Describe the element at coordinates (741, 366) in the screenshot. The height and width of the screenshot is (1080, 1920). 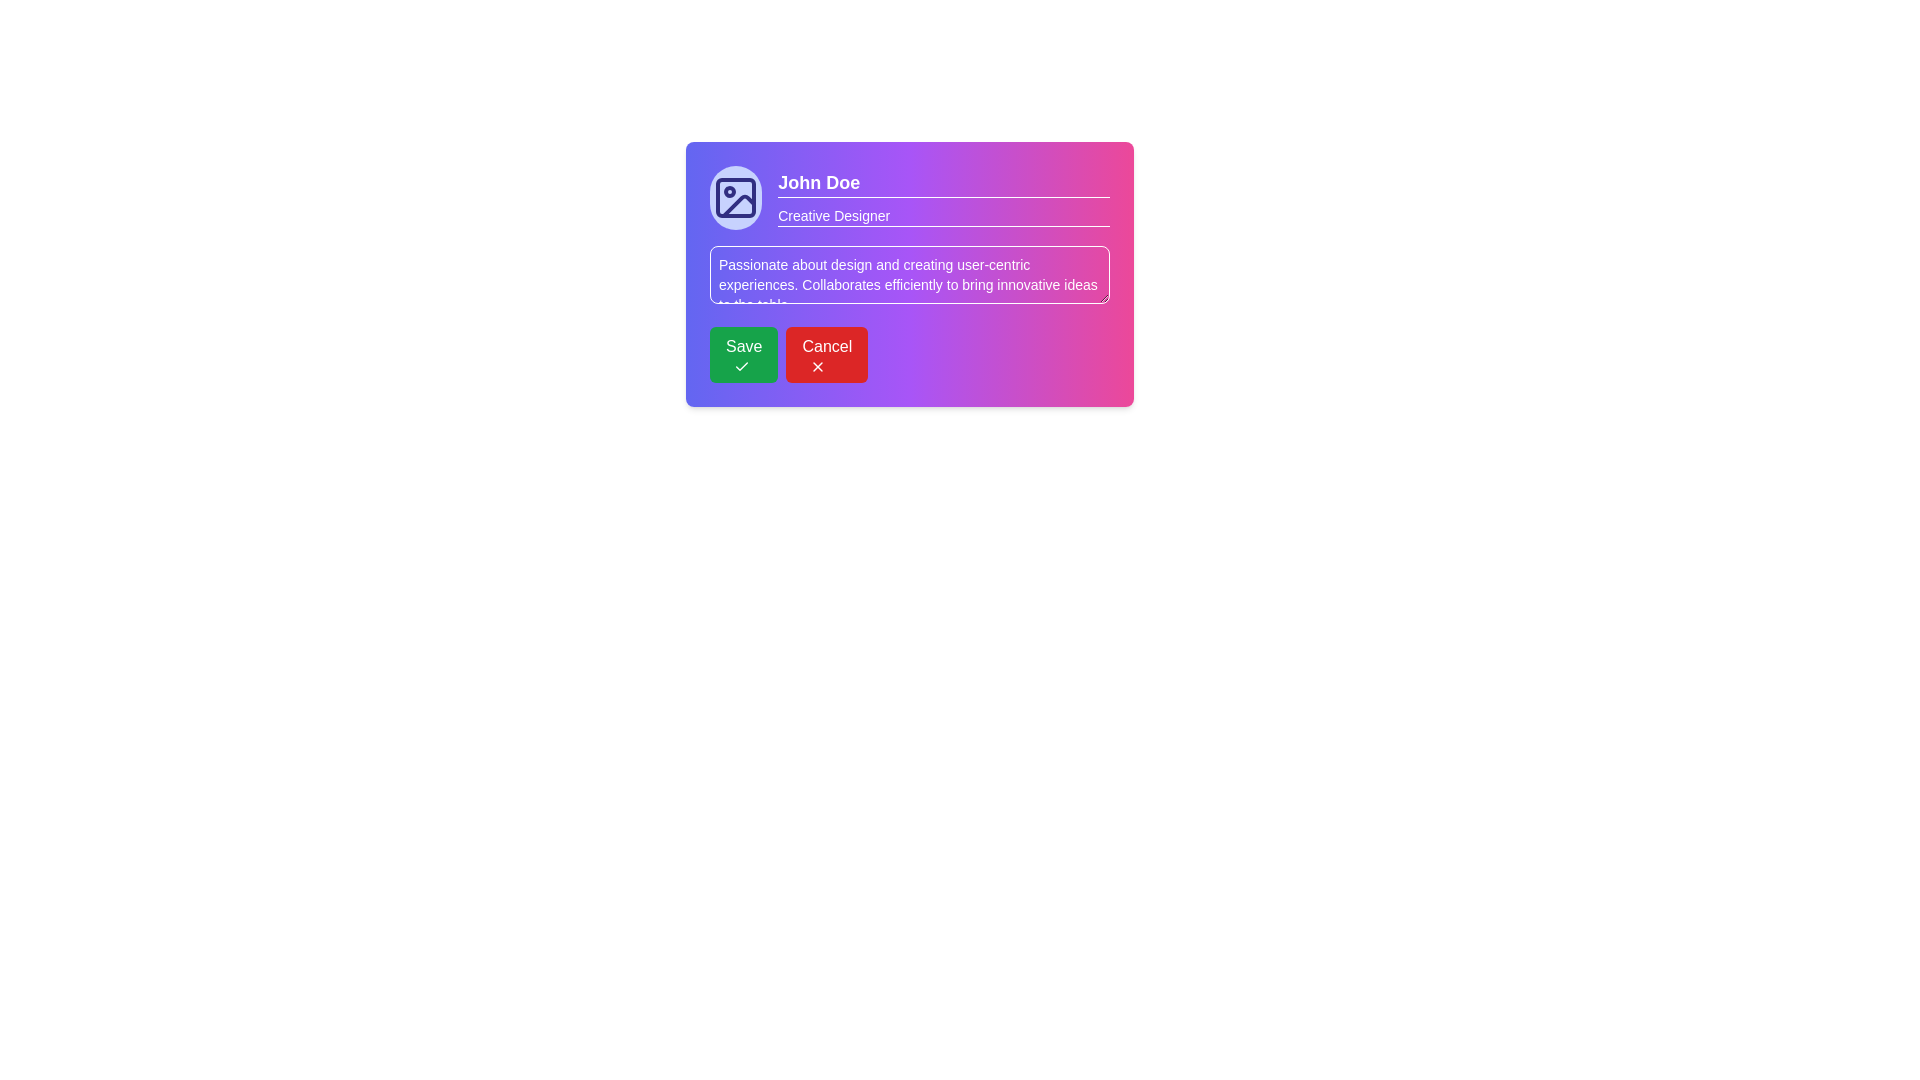
I see `the affirmative action icon located within the green 'Save' button at the bottom-left of the modal` at that location.